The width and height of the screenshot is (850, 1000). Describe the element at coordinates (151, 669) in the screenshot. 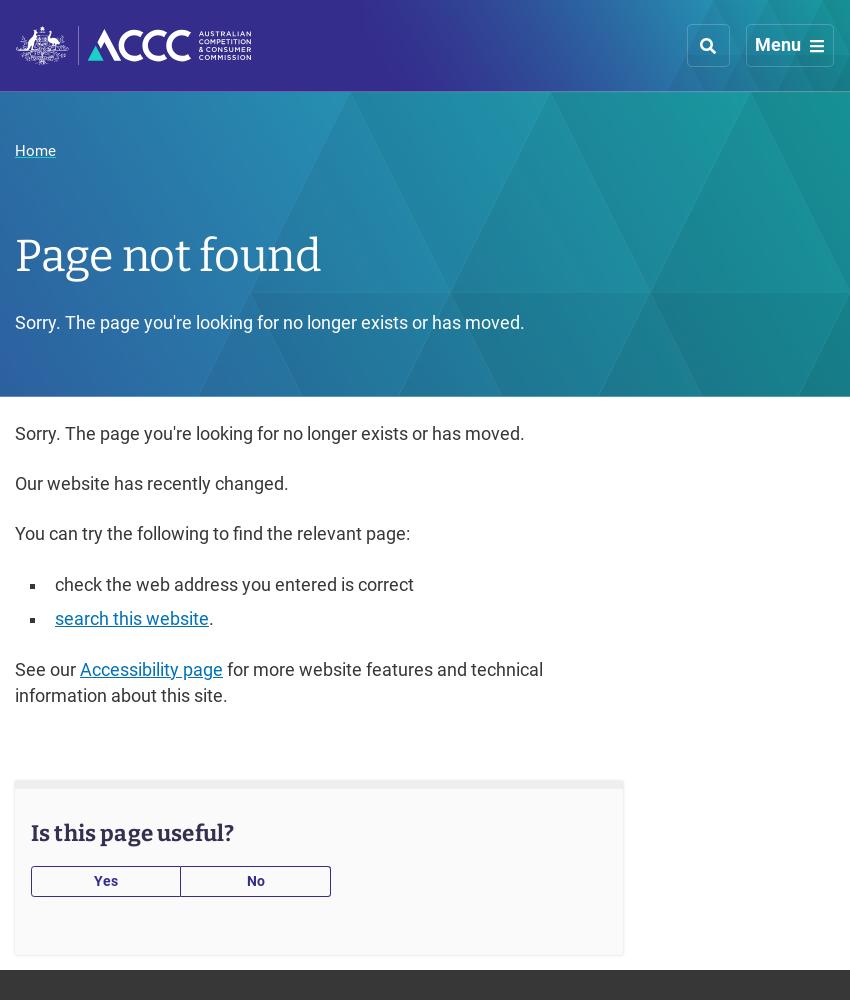

I see `'Accessibility page'` at that location.